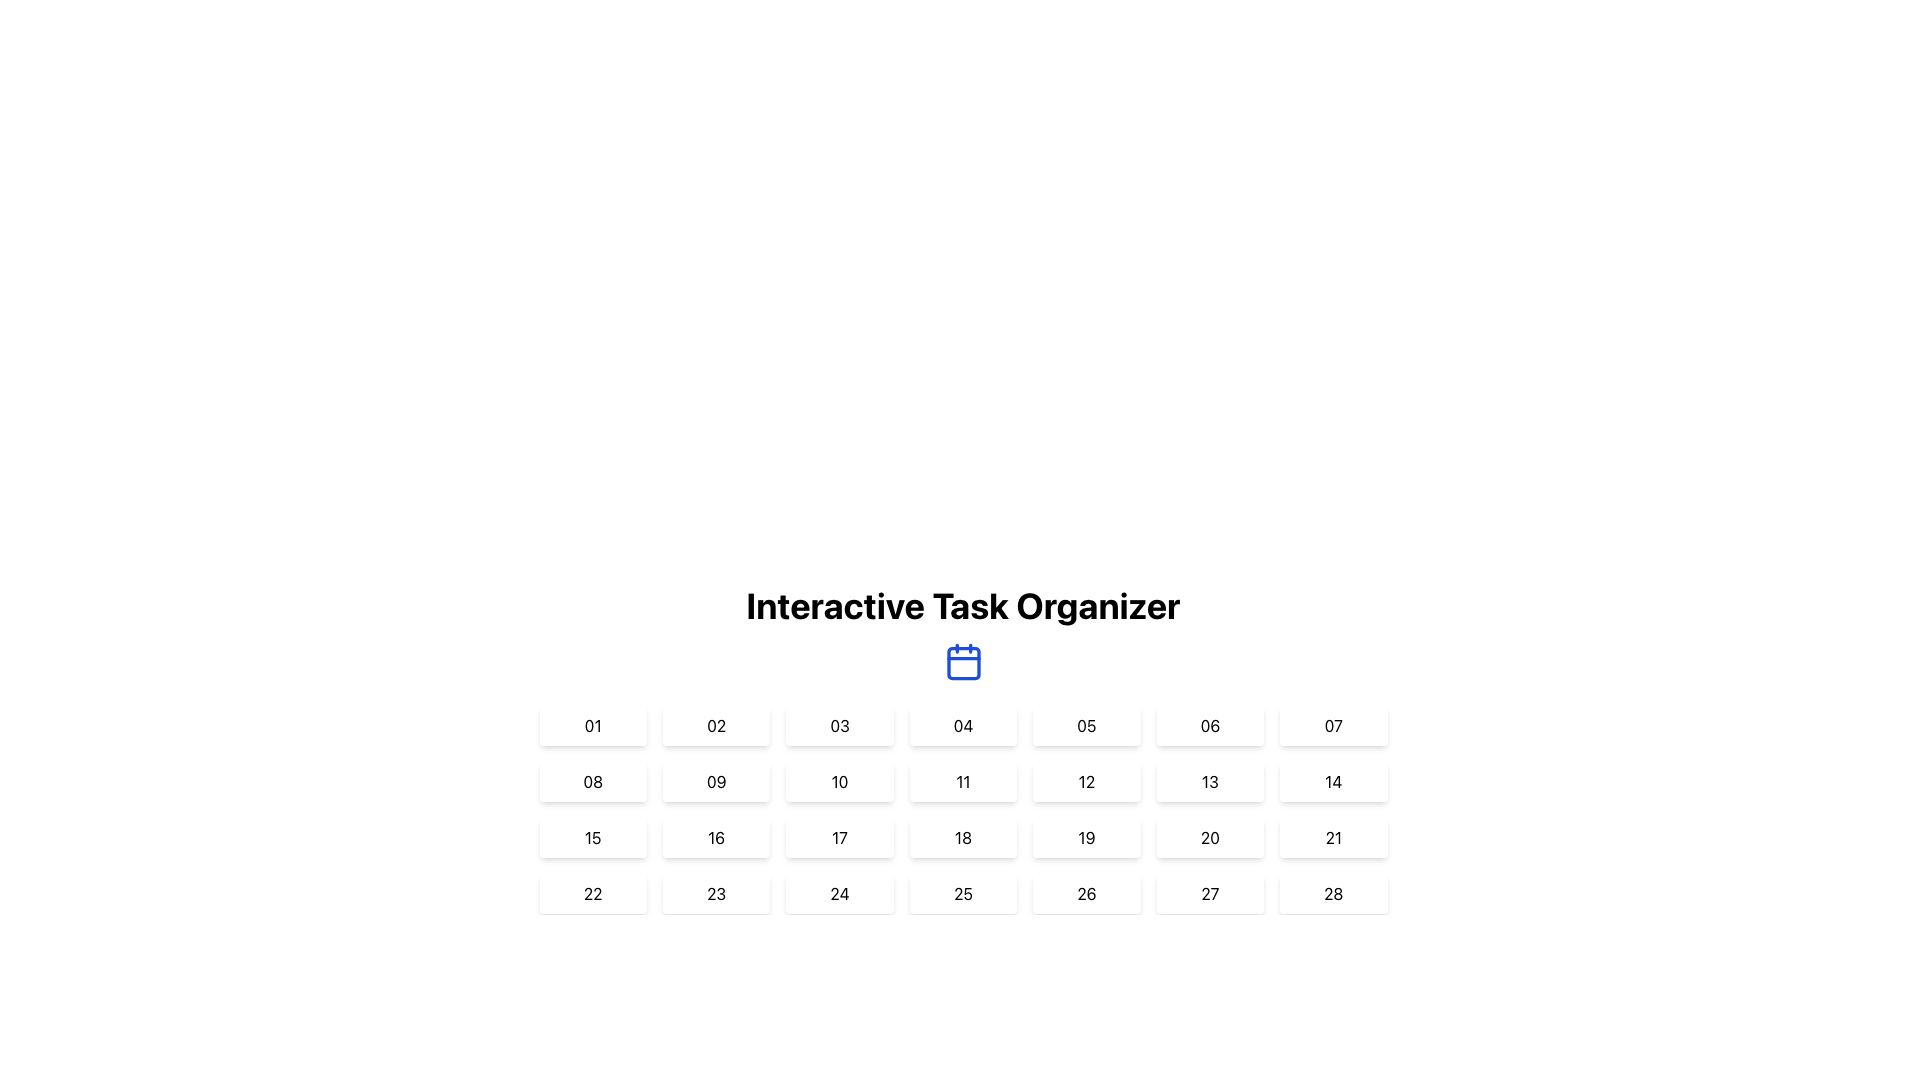  Describe the element at coordinates (1333, 893) in the screenshot. I see `the rectangular button with a light gray background and the text '28' to trigger its hover effect` at that location.